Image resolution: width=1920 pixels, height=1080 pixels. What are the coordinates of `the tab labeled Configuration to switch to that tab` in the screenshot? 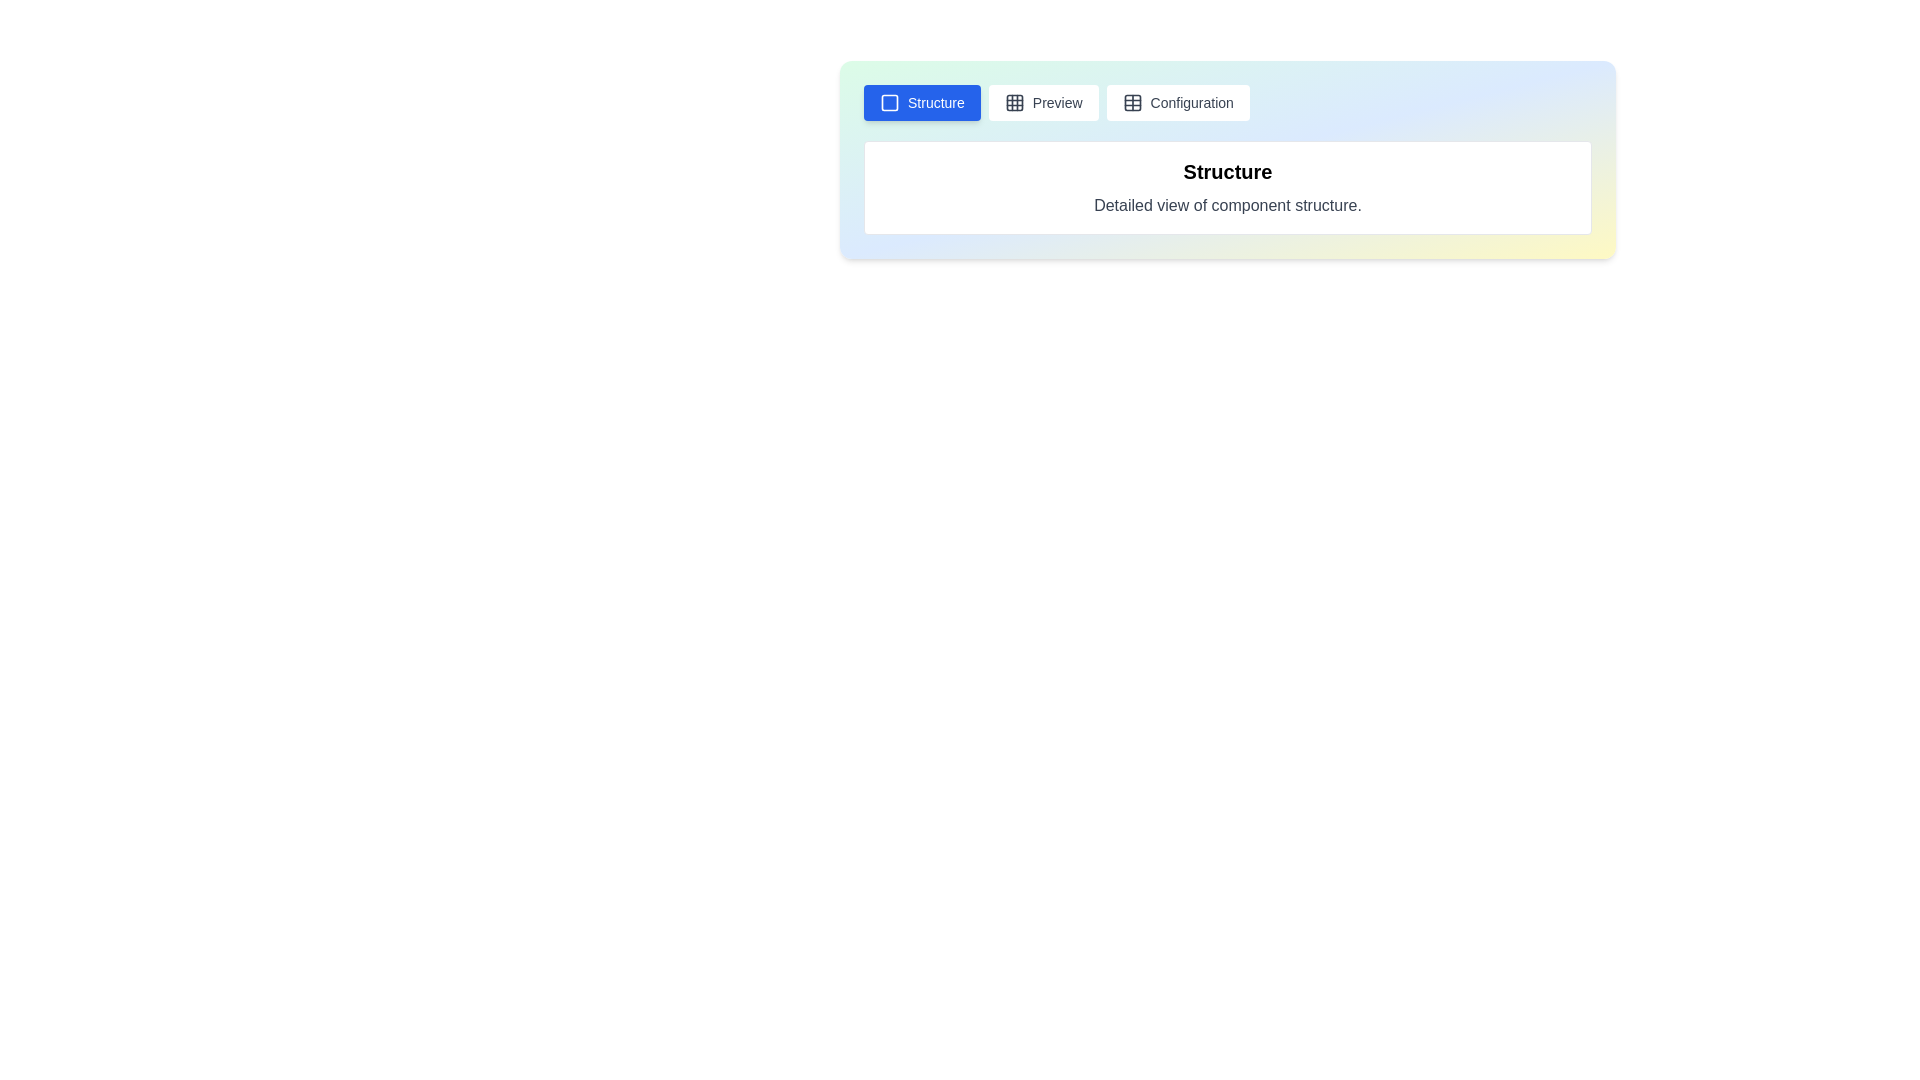 It's located at (1178, 103).